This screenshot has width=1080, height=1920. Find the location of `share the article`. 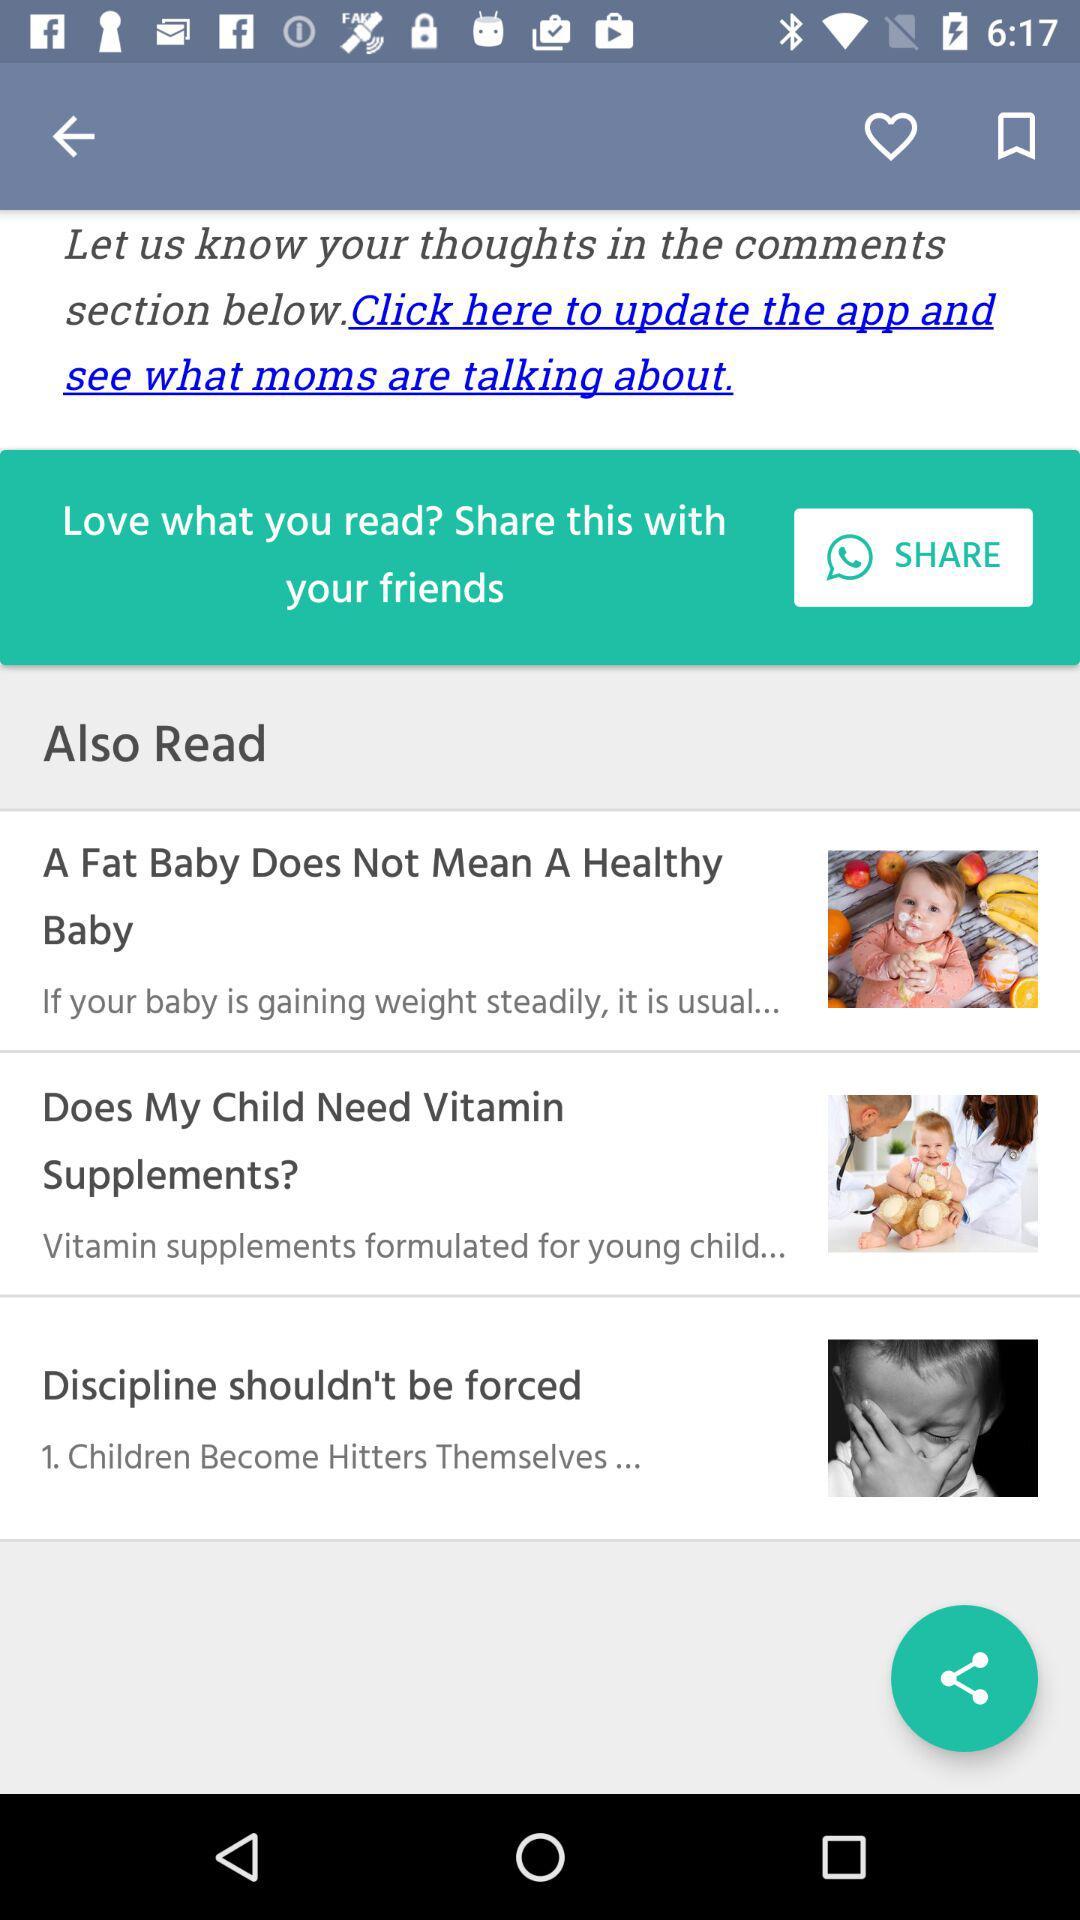

share the article is located at coordinates (963, 1678).